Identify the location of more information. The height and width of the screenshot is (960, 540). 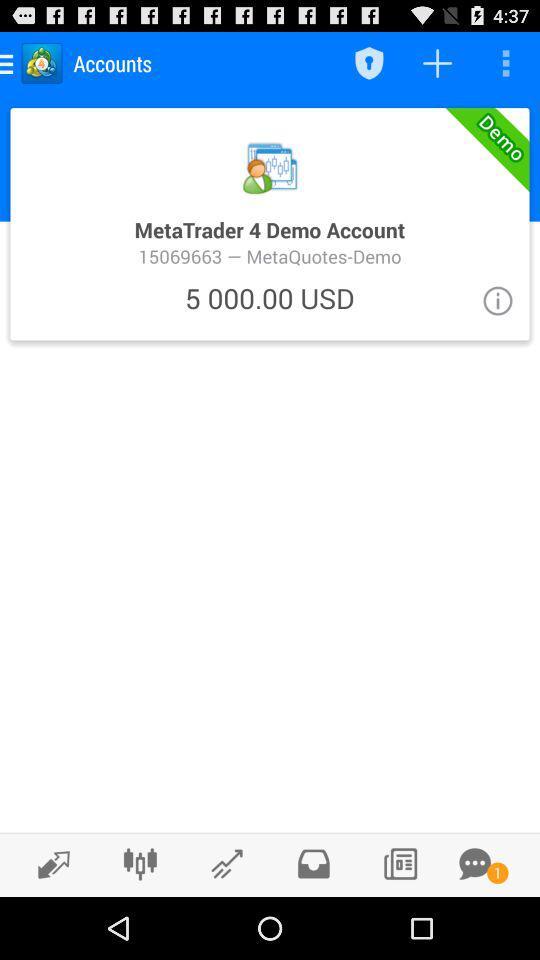
(496, 299).